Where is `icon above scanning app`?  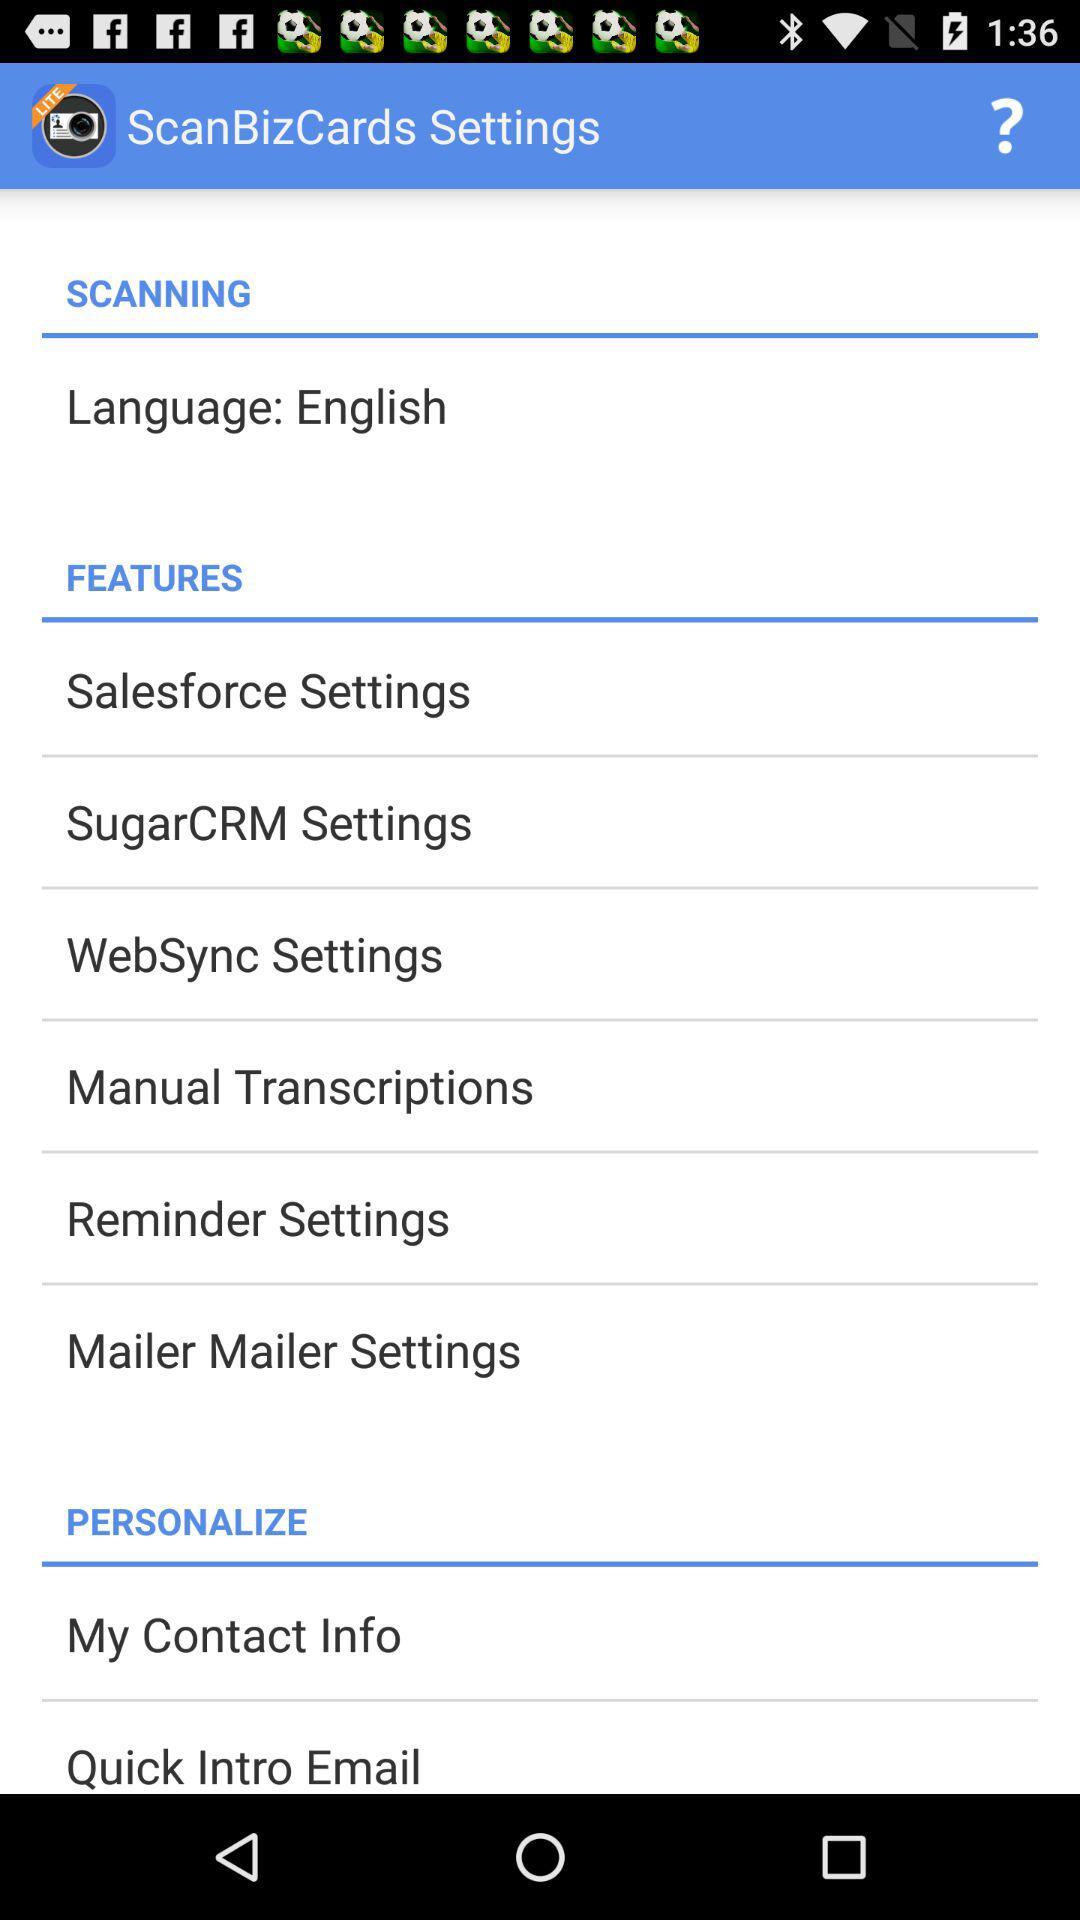 icon above scanning app is located at coordinates (1006, 124).